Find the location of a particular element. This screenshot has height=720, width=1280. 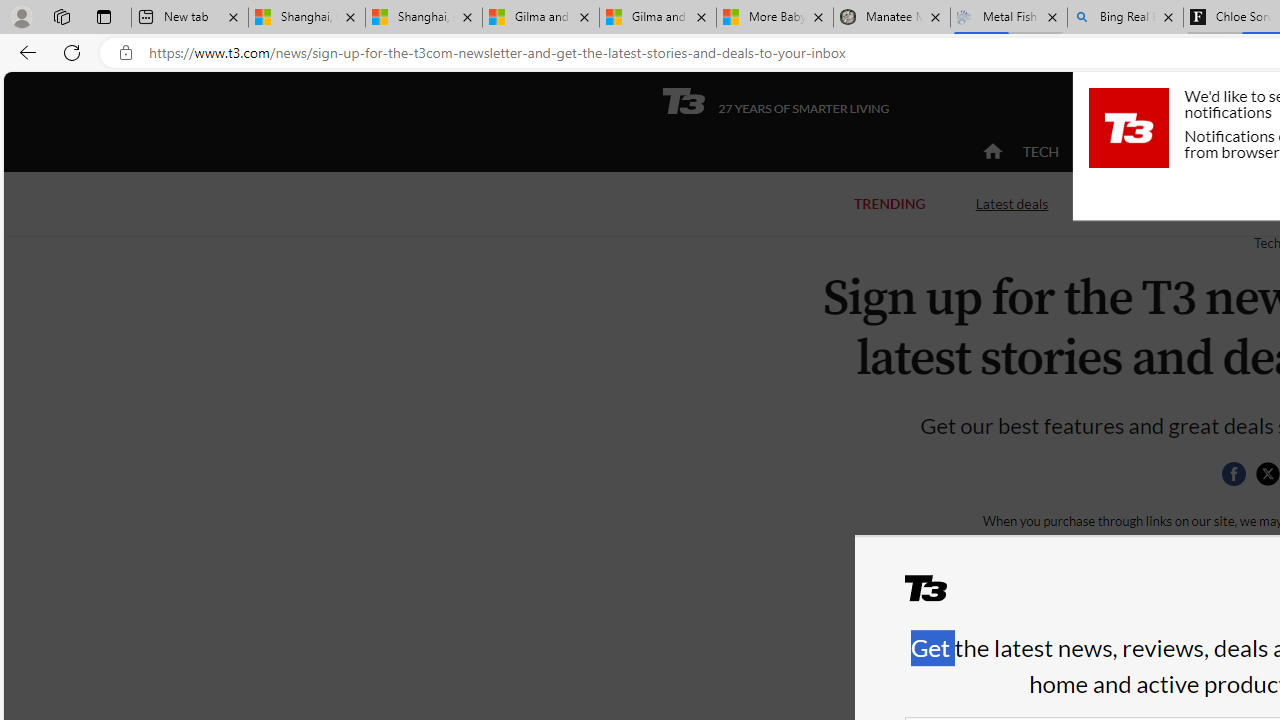

'Tab actions menu' is located at coordinates (103, 16).